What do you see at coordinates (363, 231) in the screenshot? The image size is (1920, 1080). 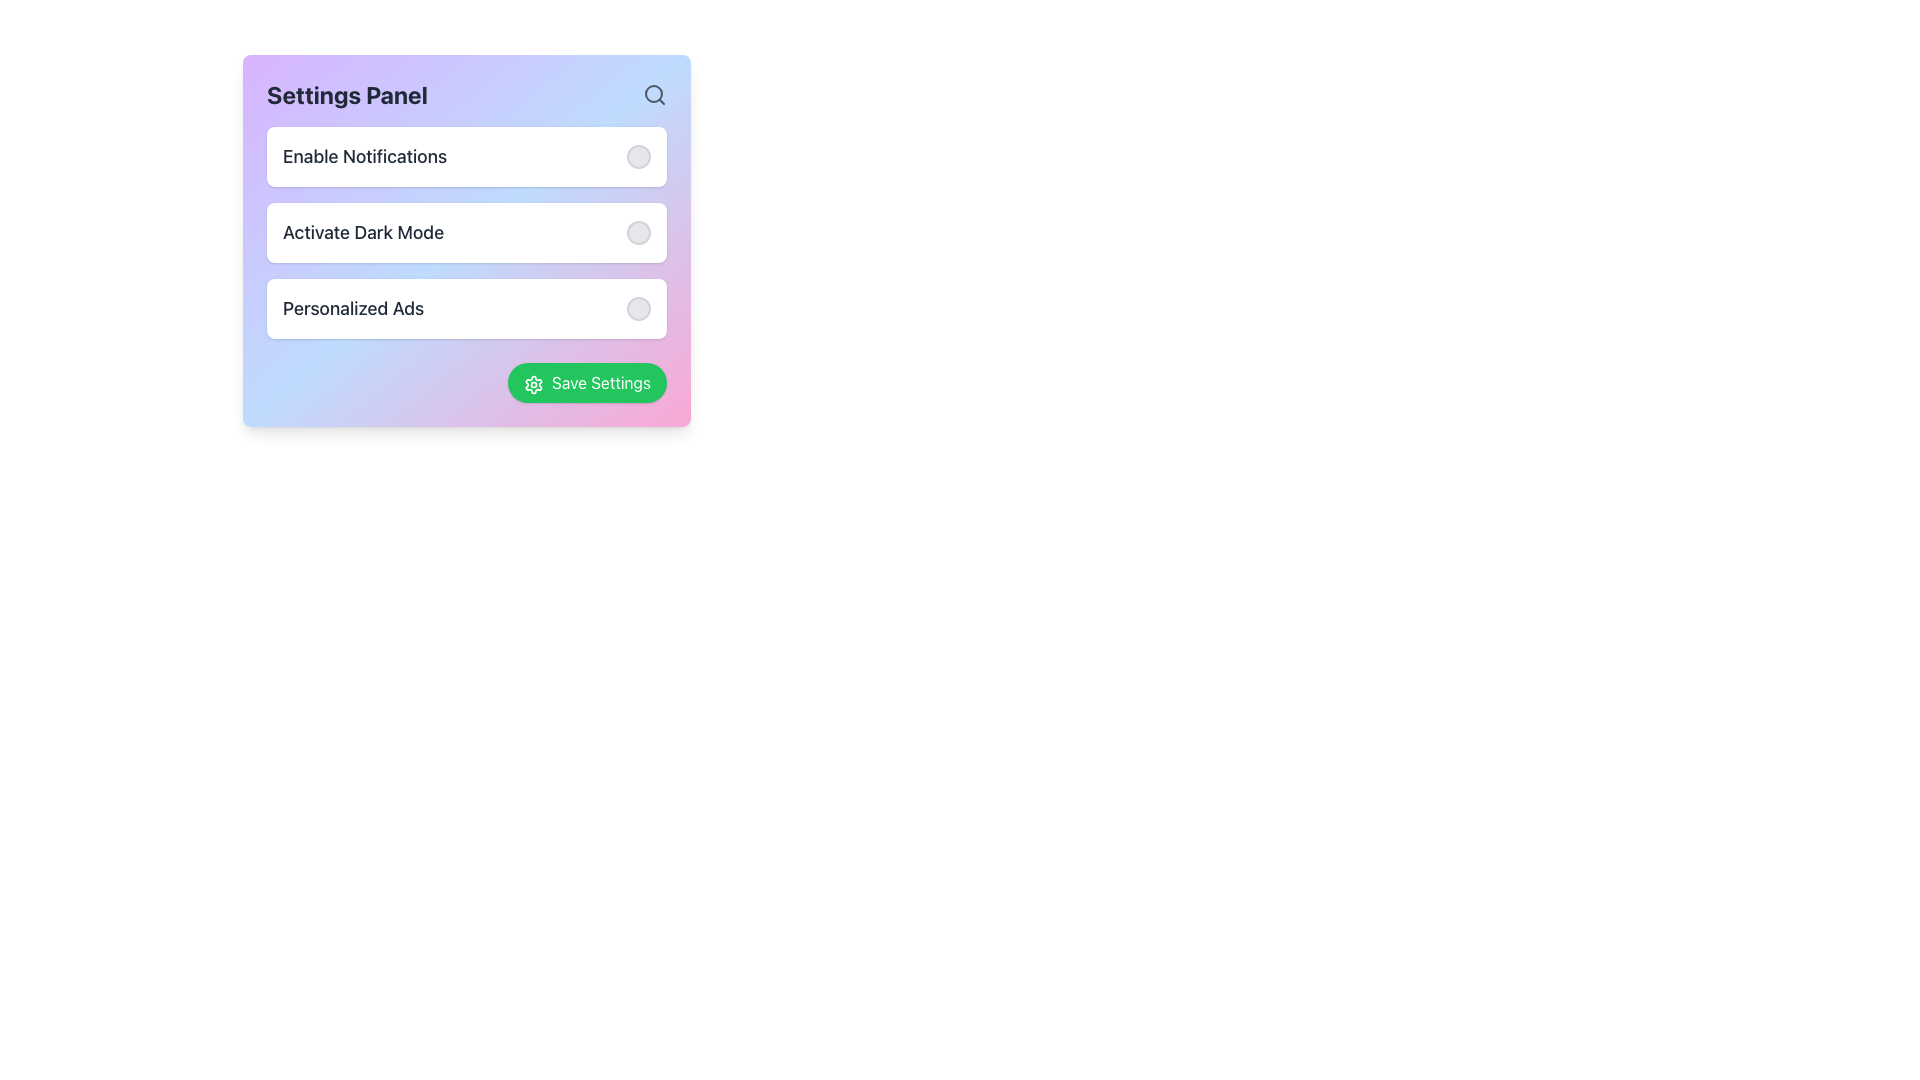 I see `text label that displays 'Activate Dark Mode', which is styled in bold dark gray font and is positioned between 'Enable Notifications' and 'Personalized Ads'` at bounding box center [363, 231].